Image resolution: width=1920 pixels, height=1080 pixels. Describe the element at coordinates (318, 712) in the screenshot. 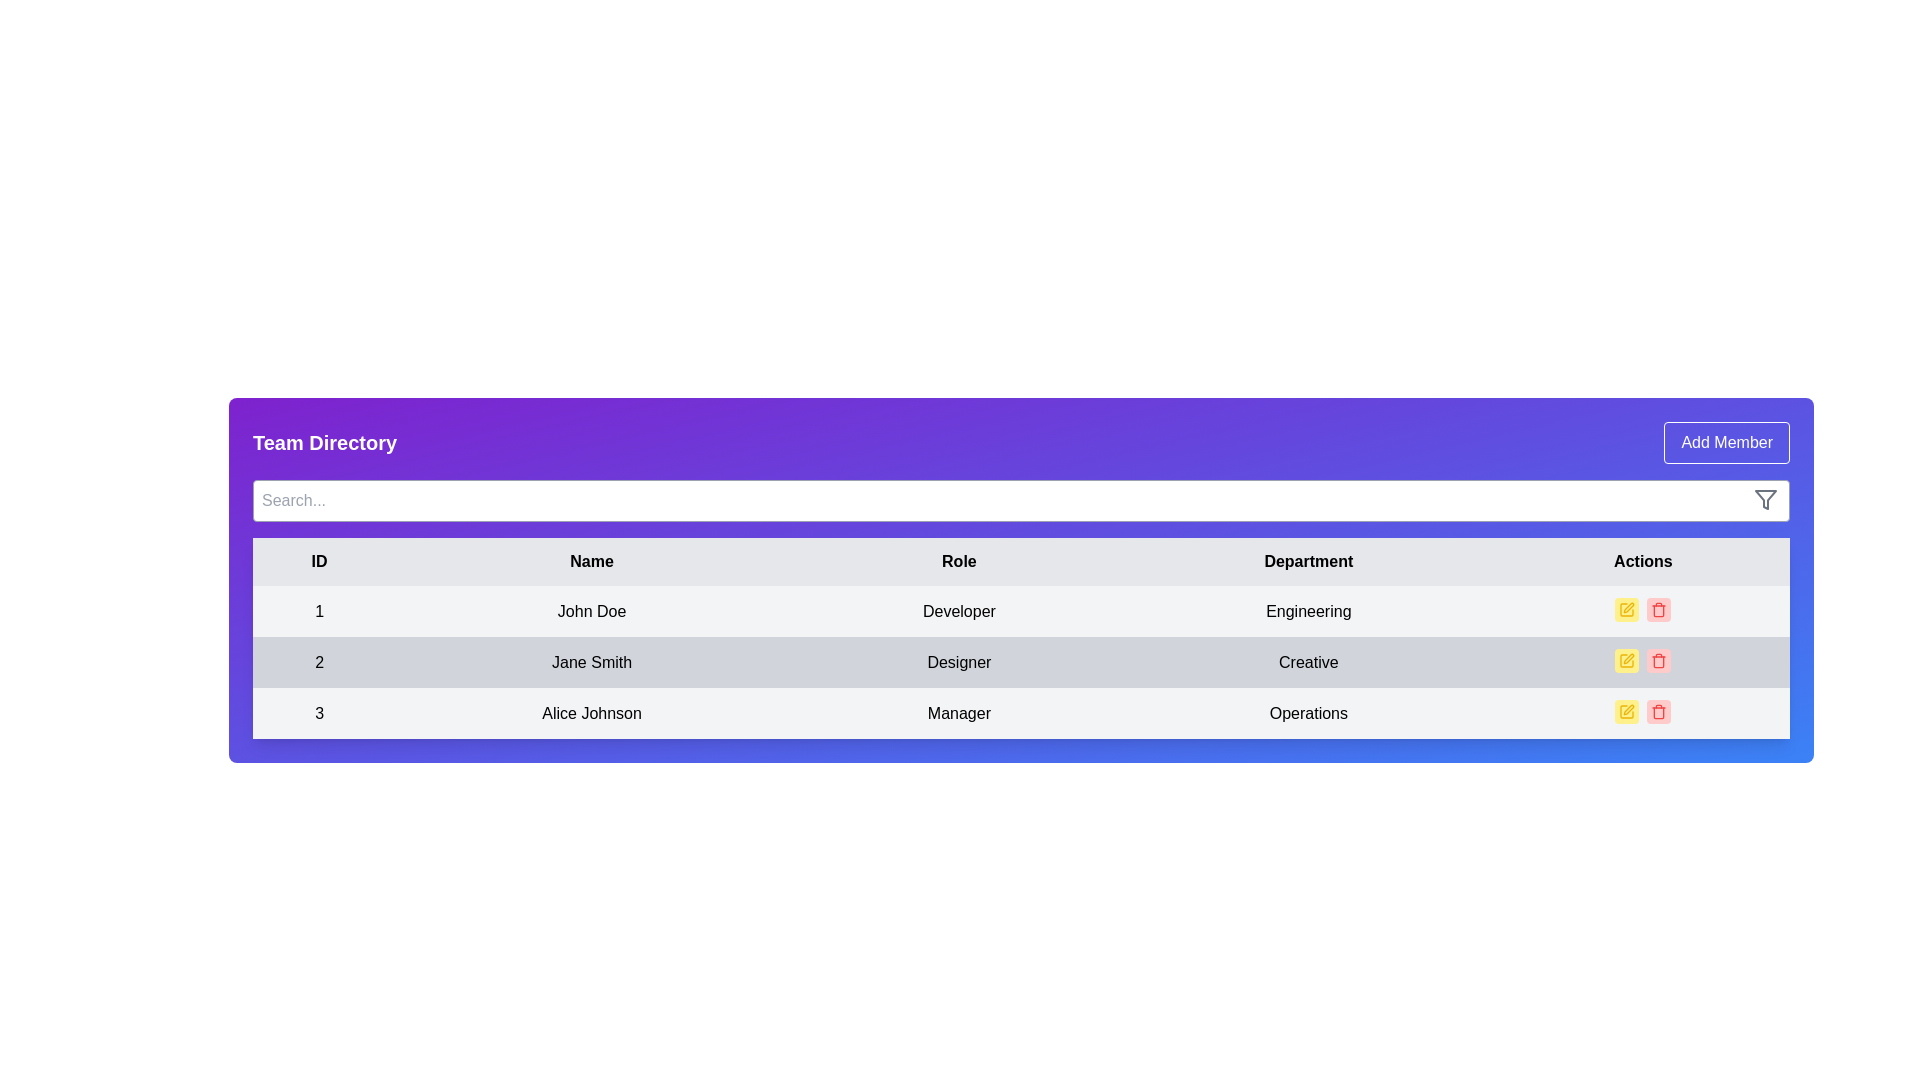

I see `the cell containing the number '3' in the 'ID' column of the fourth row in the 'Team Directory' section` at that location.